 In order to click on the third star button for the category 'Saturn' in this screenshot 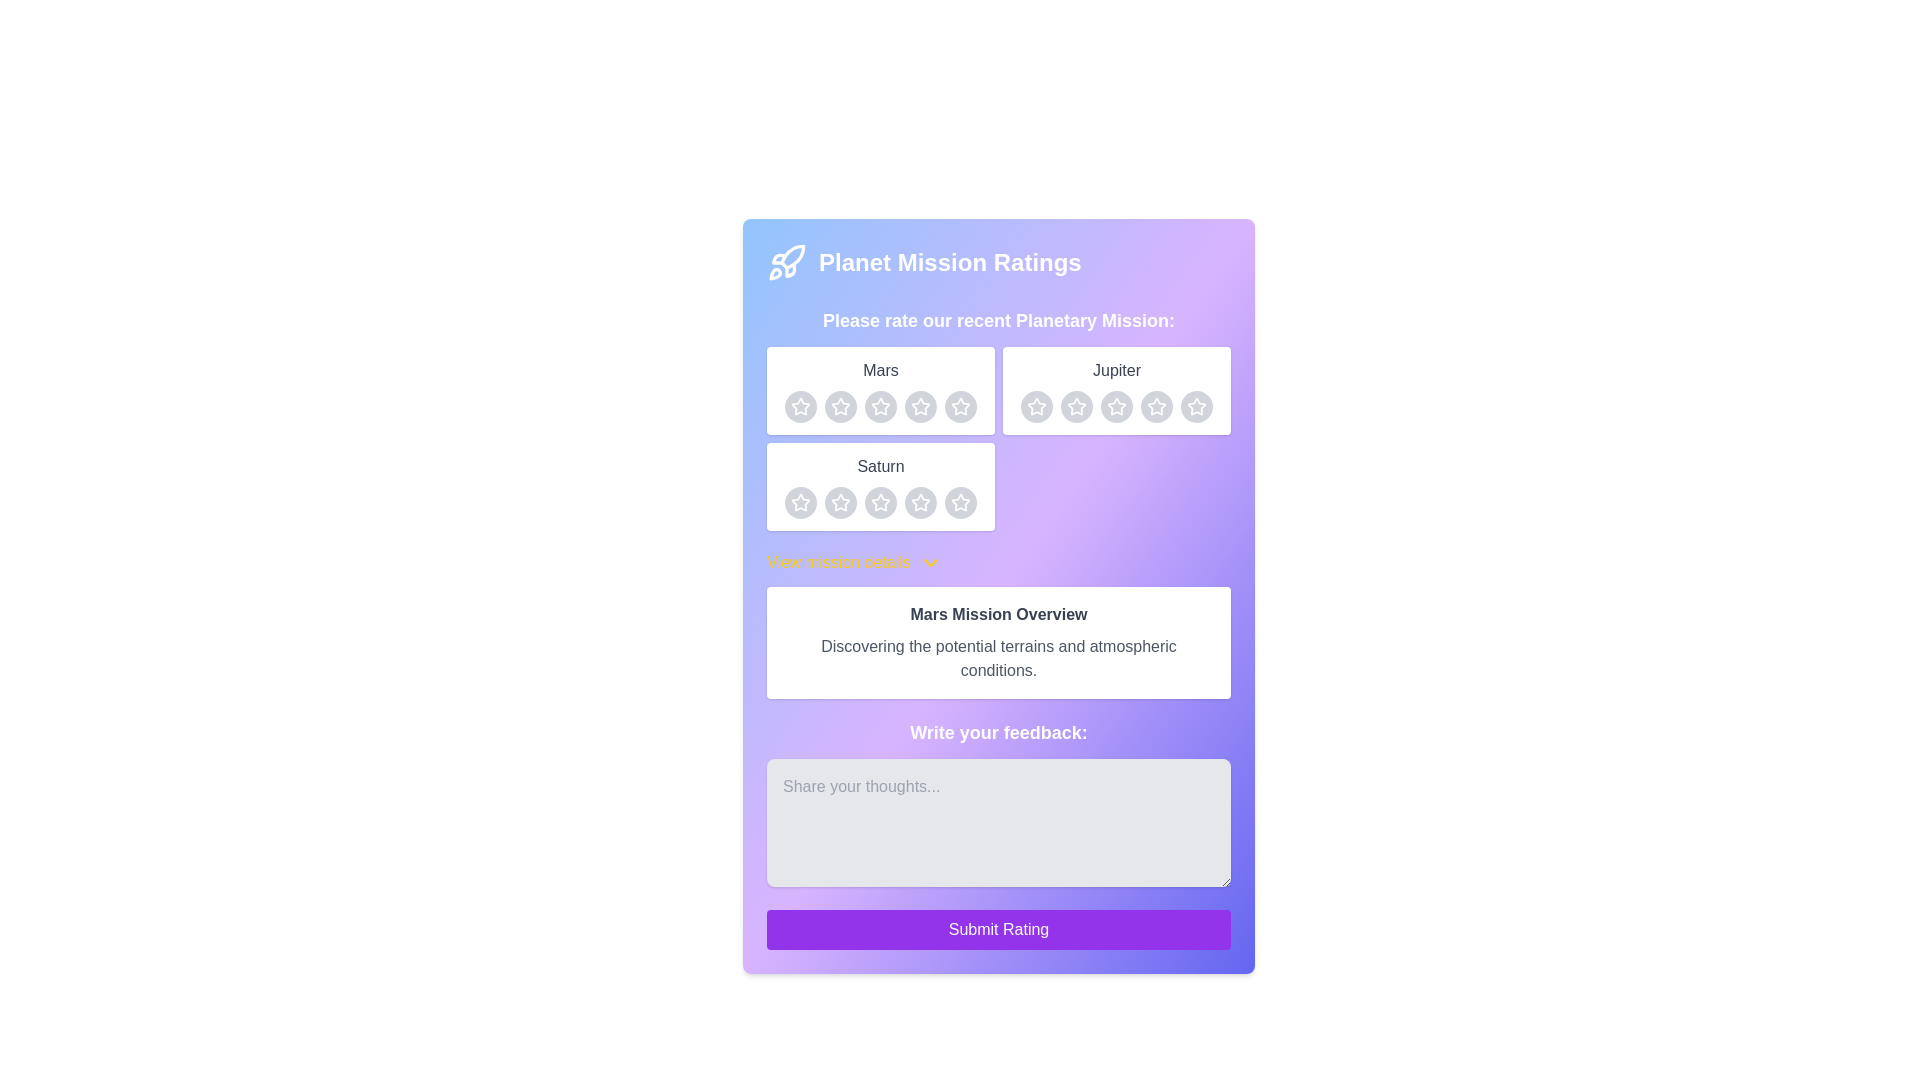, I will do `click(880, 501)`.